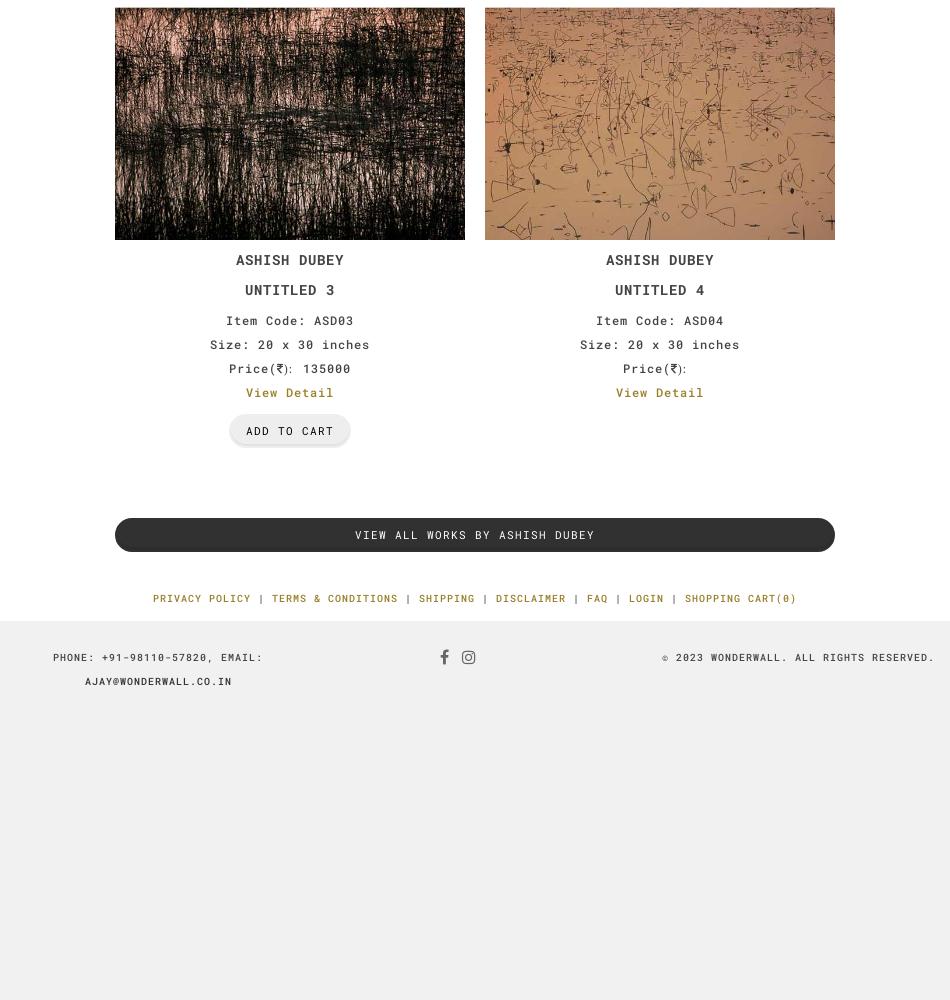 This screenshot has width=950, height=1000. What do you see at coordinates (659, 288) in the screenshot?
I see `'Untitled 4'` at bounding box center [659, 288].